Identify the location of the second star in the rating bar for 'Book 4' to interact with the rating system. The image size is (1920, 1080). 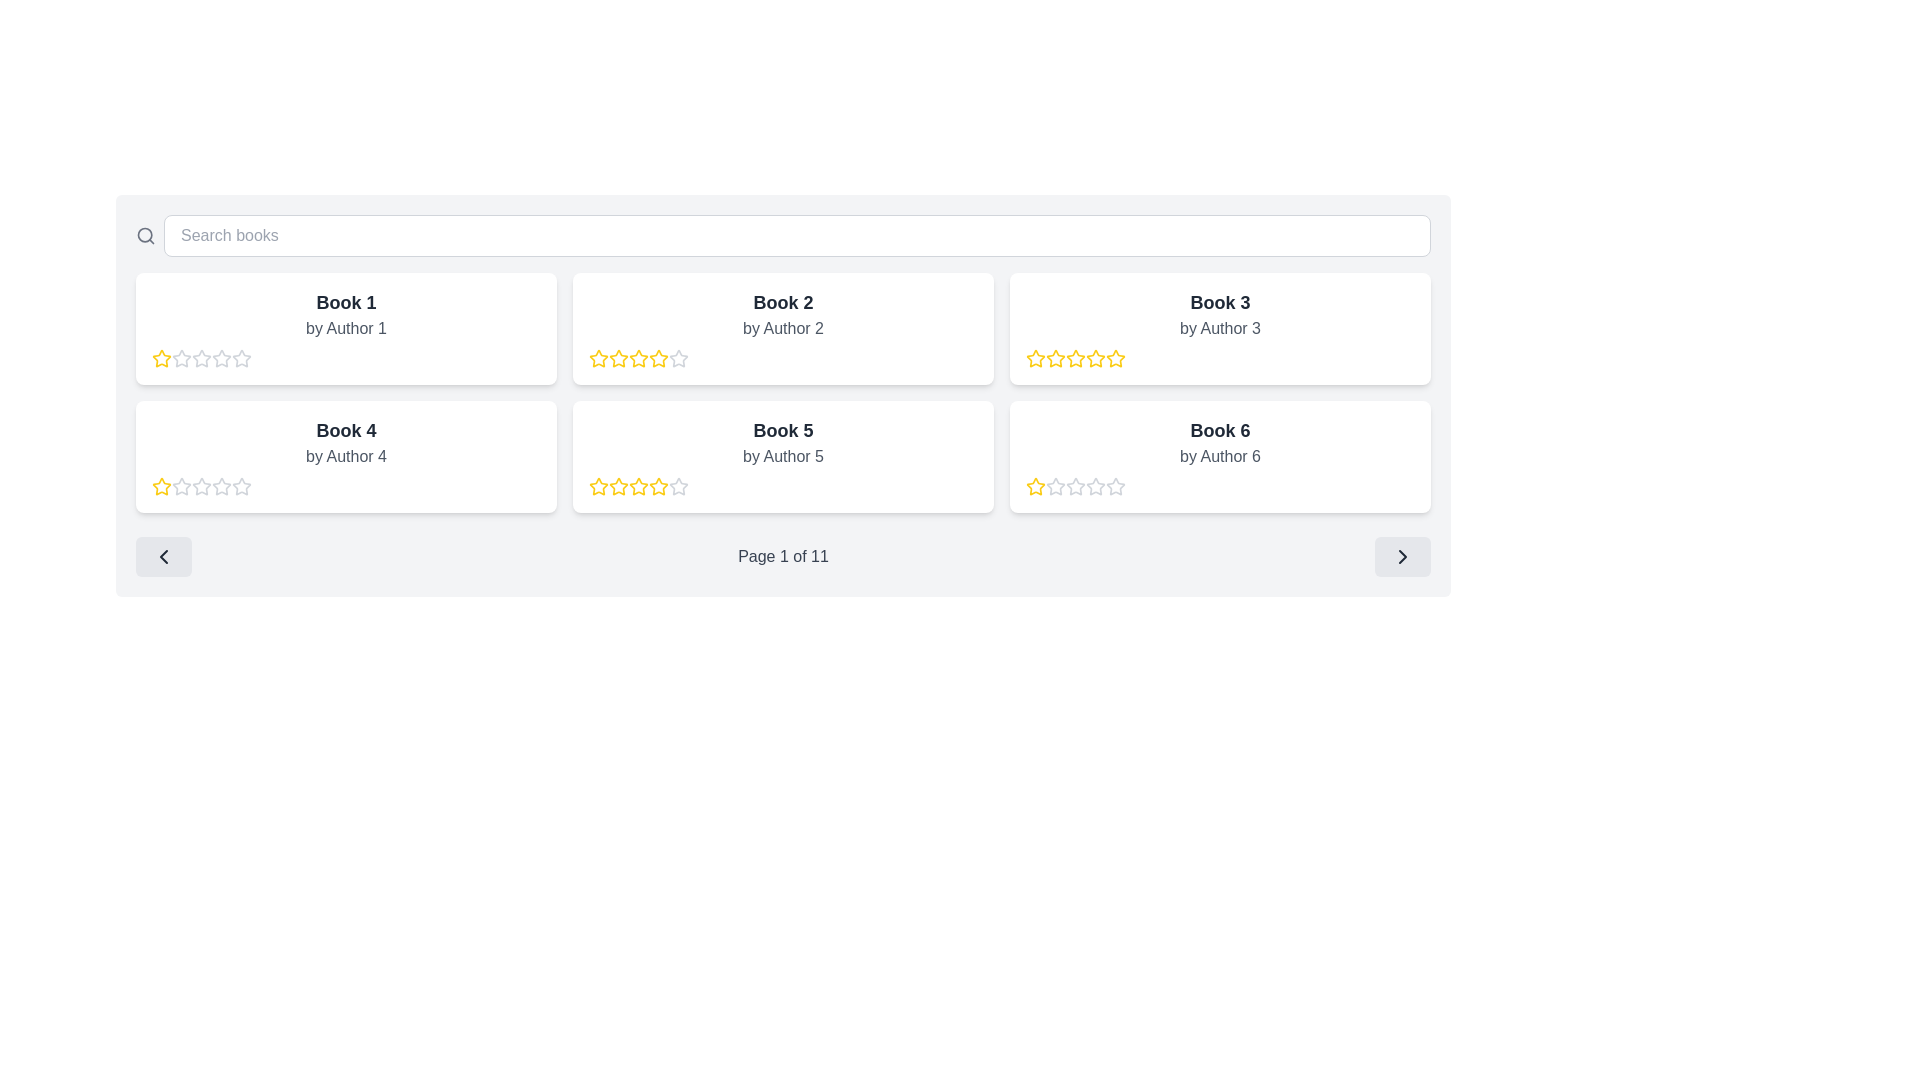
(221, 486).